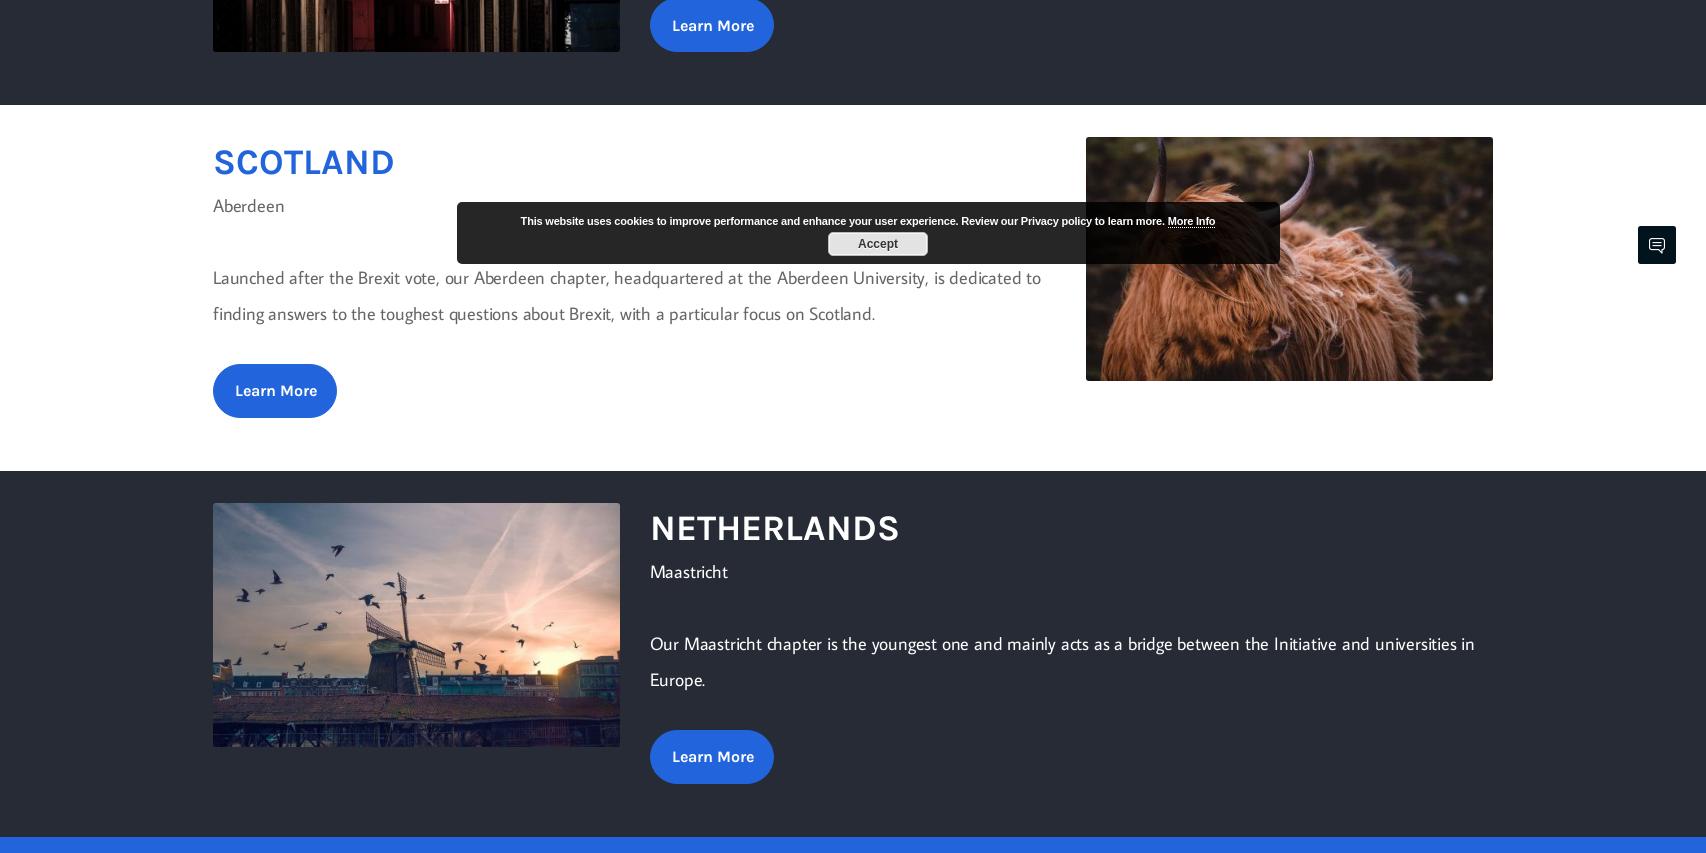 The image size is (1706, 853). I want to click on 'Maastricht', so click(687, 570).